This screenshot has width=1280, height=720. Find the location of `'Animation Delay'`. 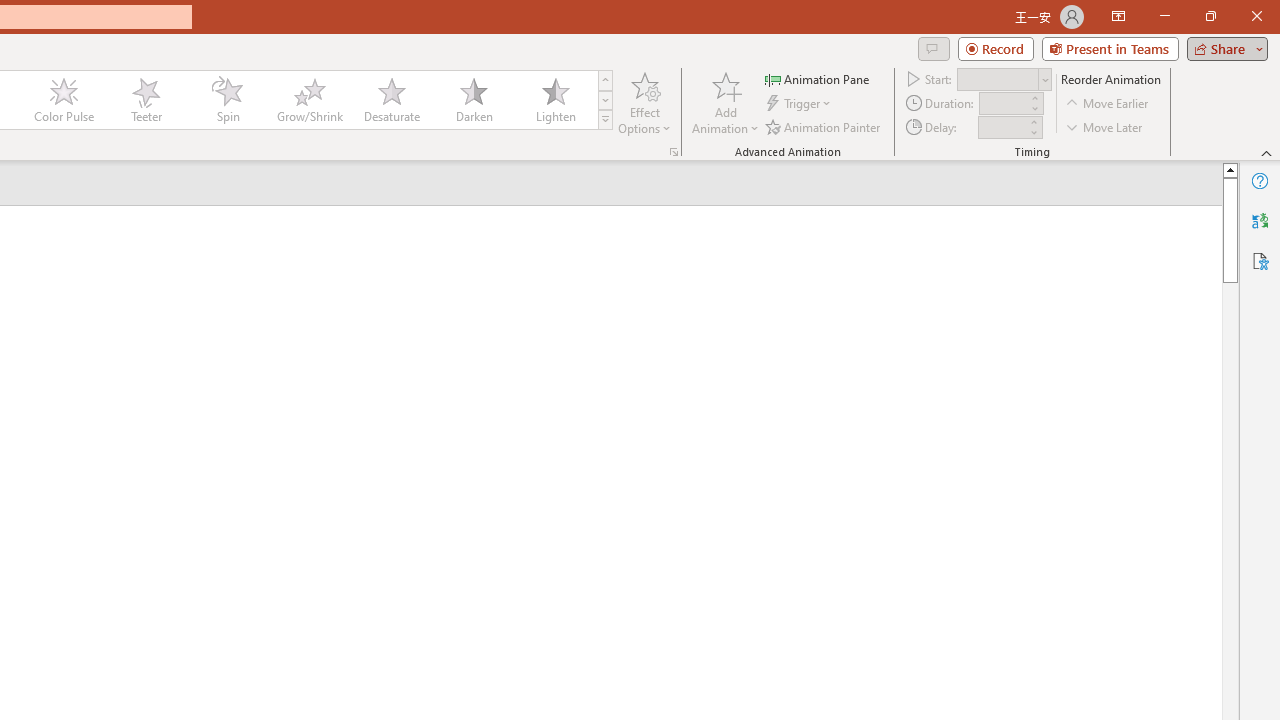

'Animation Delay' is located at coordinates (1002, 127).